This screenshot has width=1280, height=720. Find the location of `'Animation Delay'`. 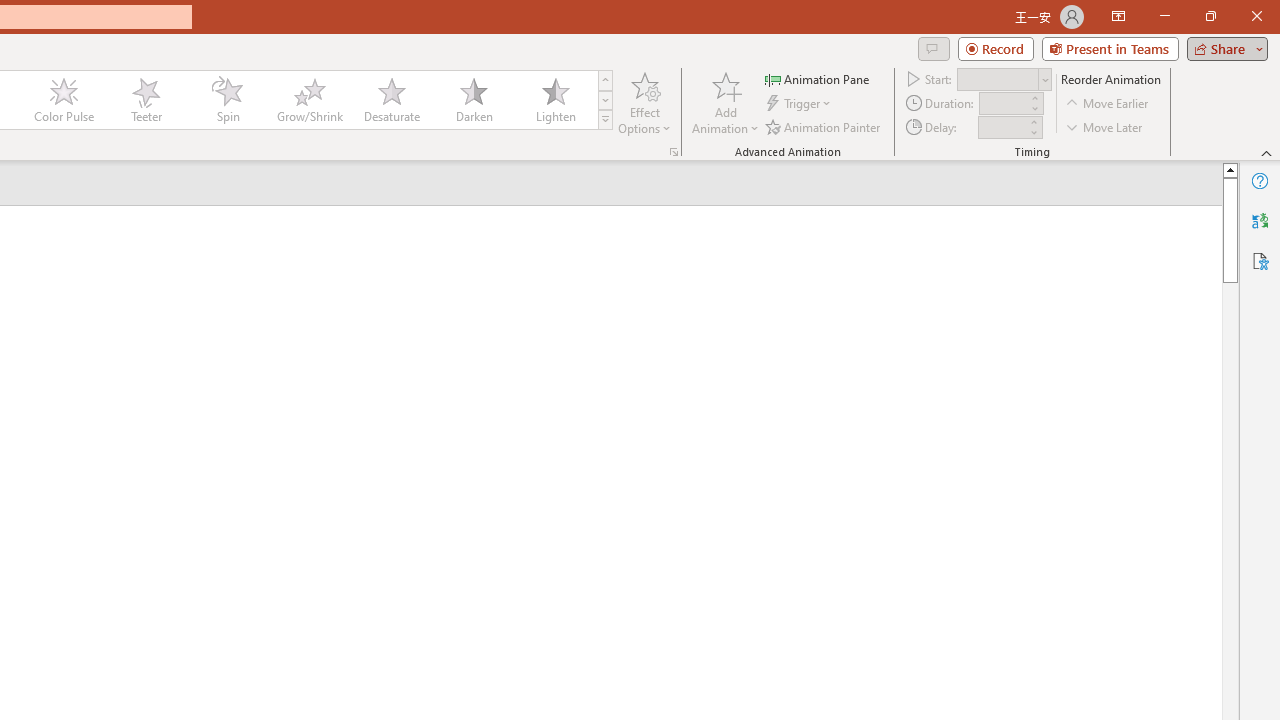

'Animation Delay' is located at coordinates (1002, 127).